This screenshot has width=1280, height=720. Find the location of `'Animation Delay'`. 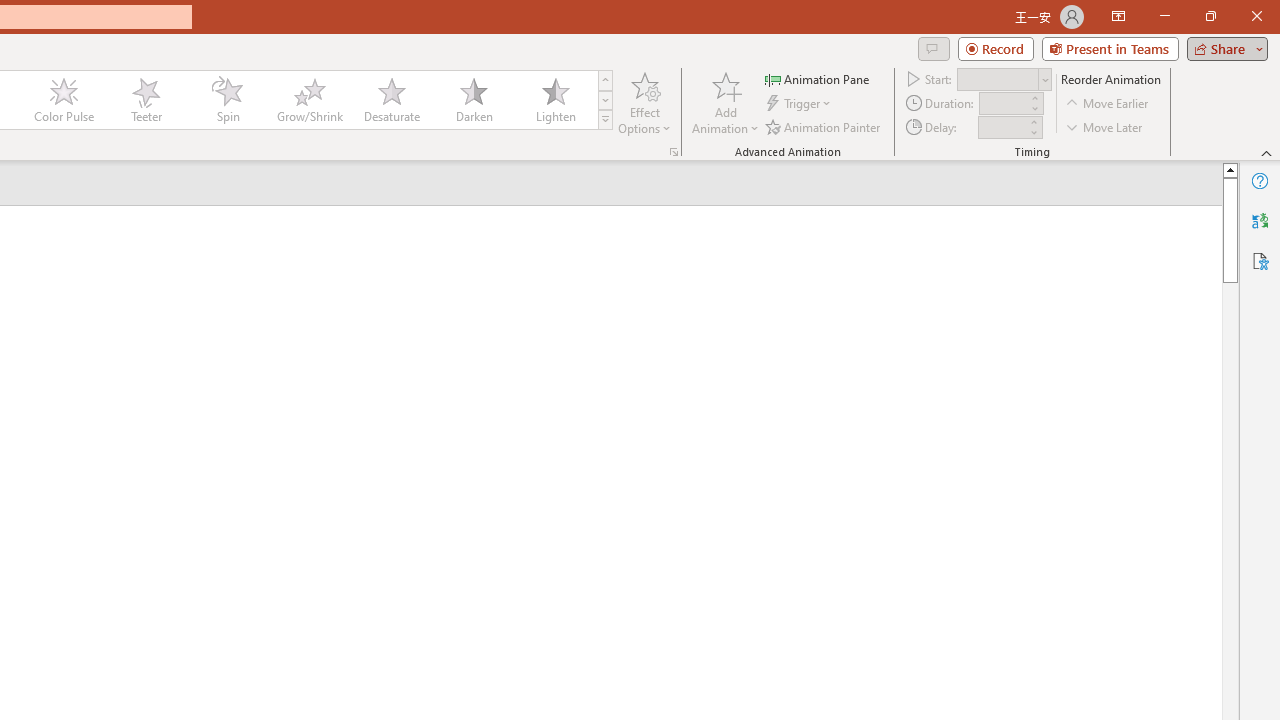

'Animation Delay' is located at coordinates (1002, 127).